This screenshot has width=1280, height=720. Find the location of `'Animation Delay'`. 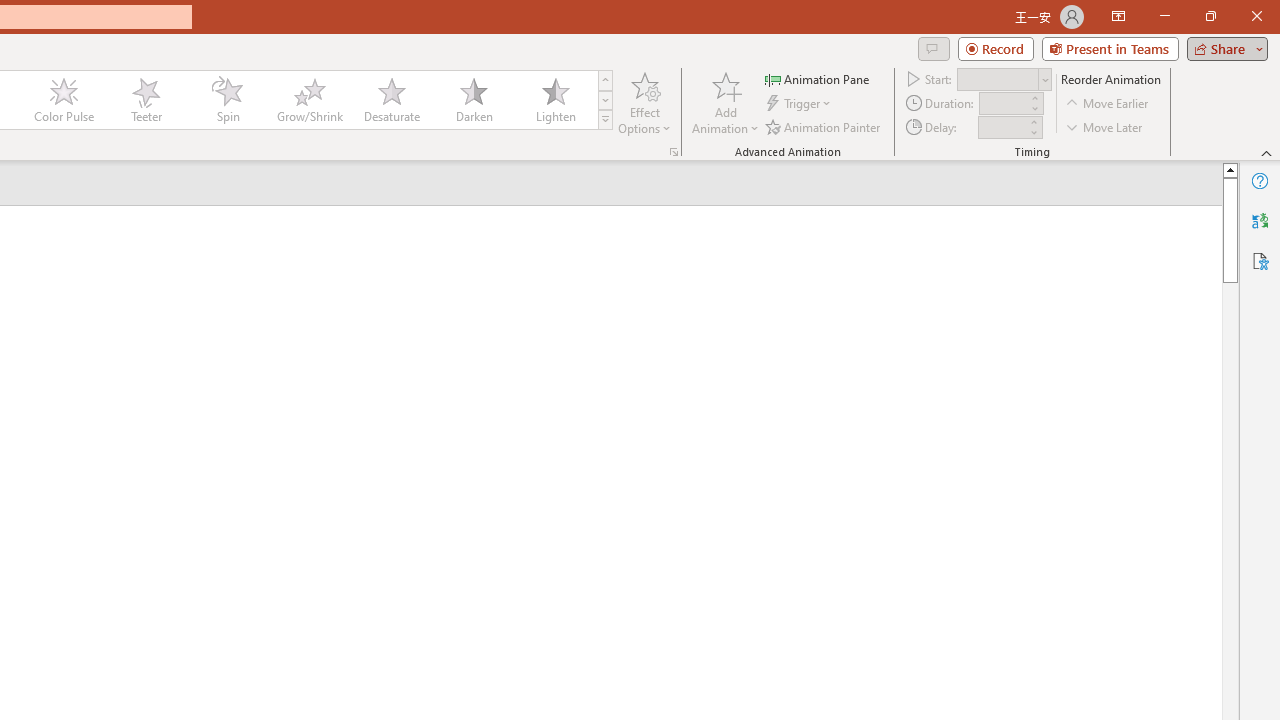

'Animation Delay' is located at coordinates (1002, 127).